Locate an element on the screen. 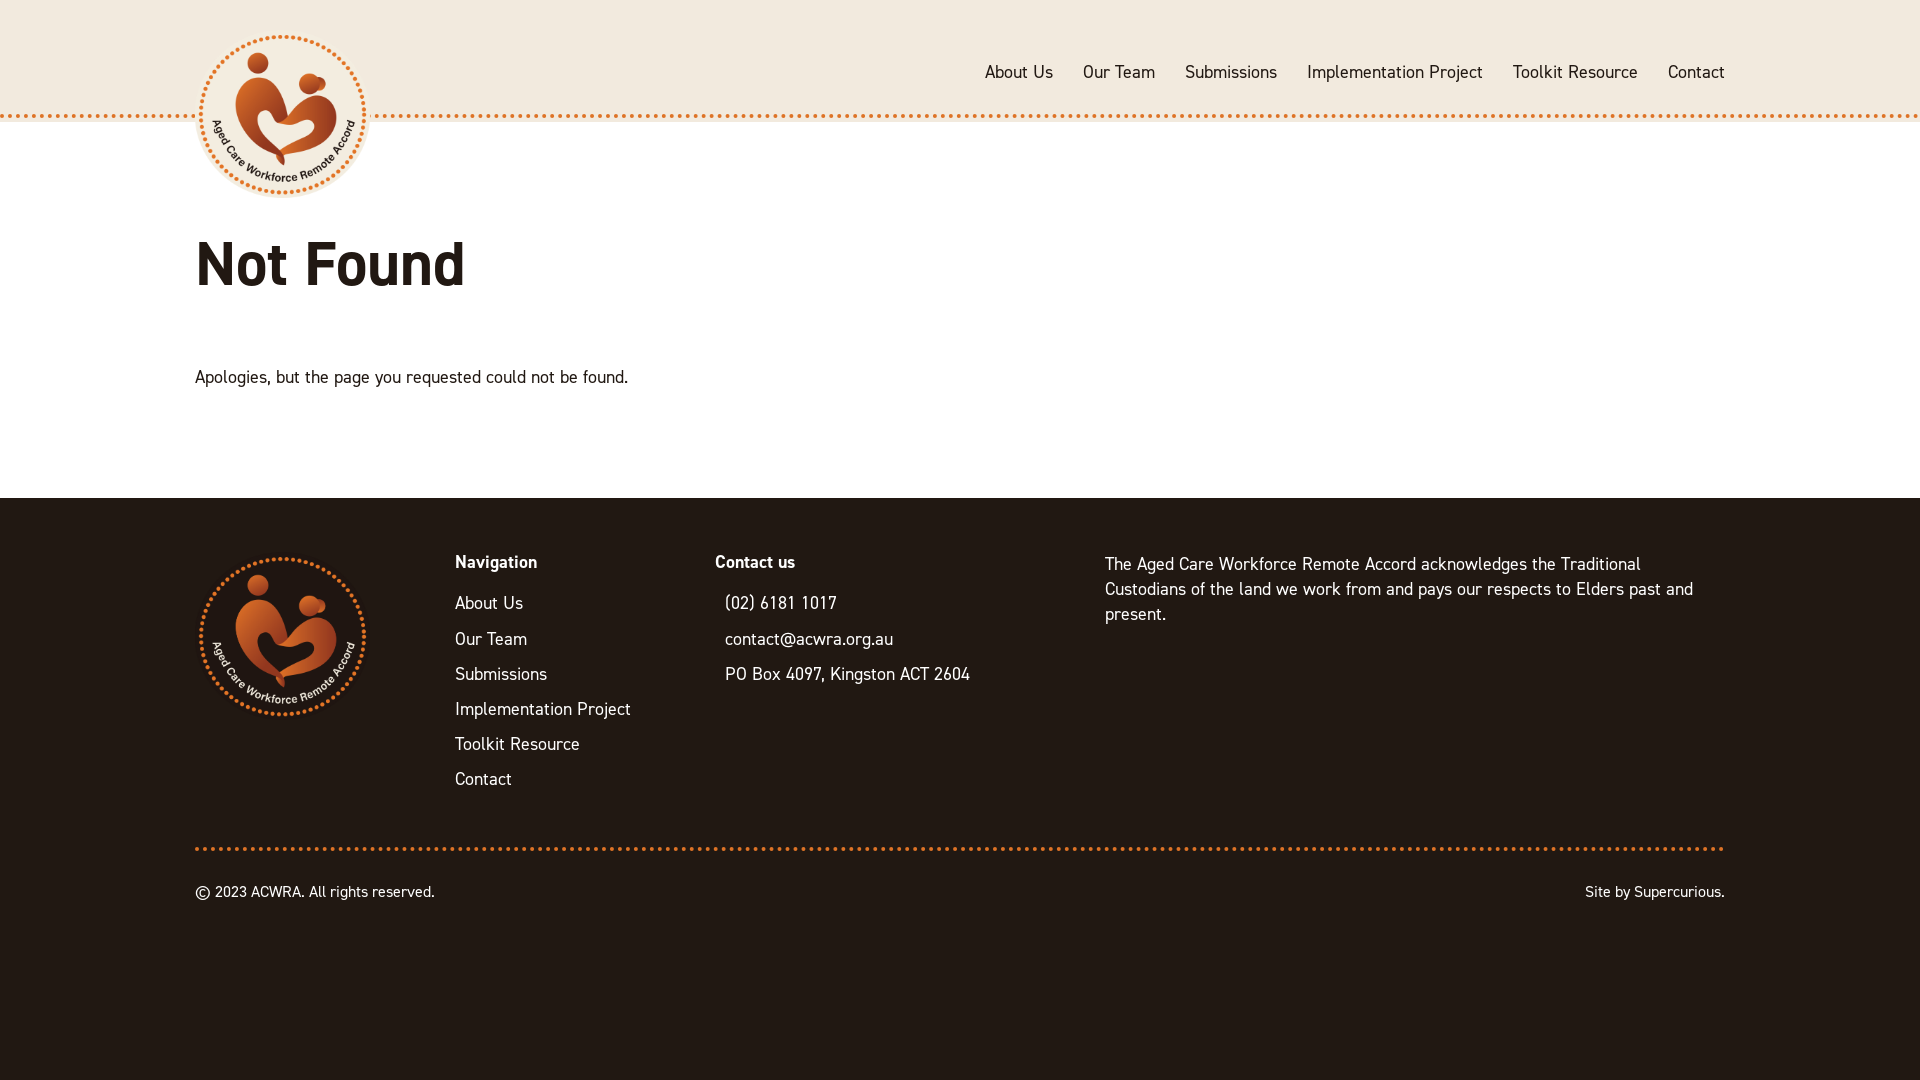  'About Us' is located at coordinates (454, 602).